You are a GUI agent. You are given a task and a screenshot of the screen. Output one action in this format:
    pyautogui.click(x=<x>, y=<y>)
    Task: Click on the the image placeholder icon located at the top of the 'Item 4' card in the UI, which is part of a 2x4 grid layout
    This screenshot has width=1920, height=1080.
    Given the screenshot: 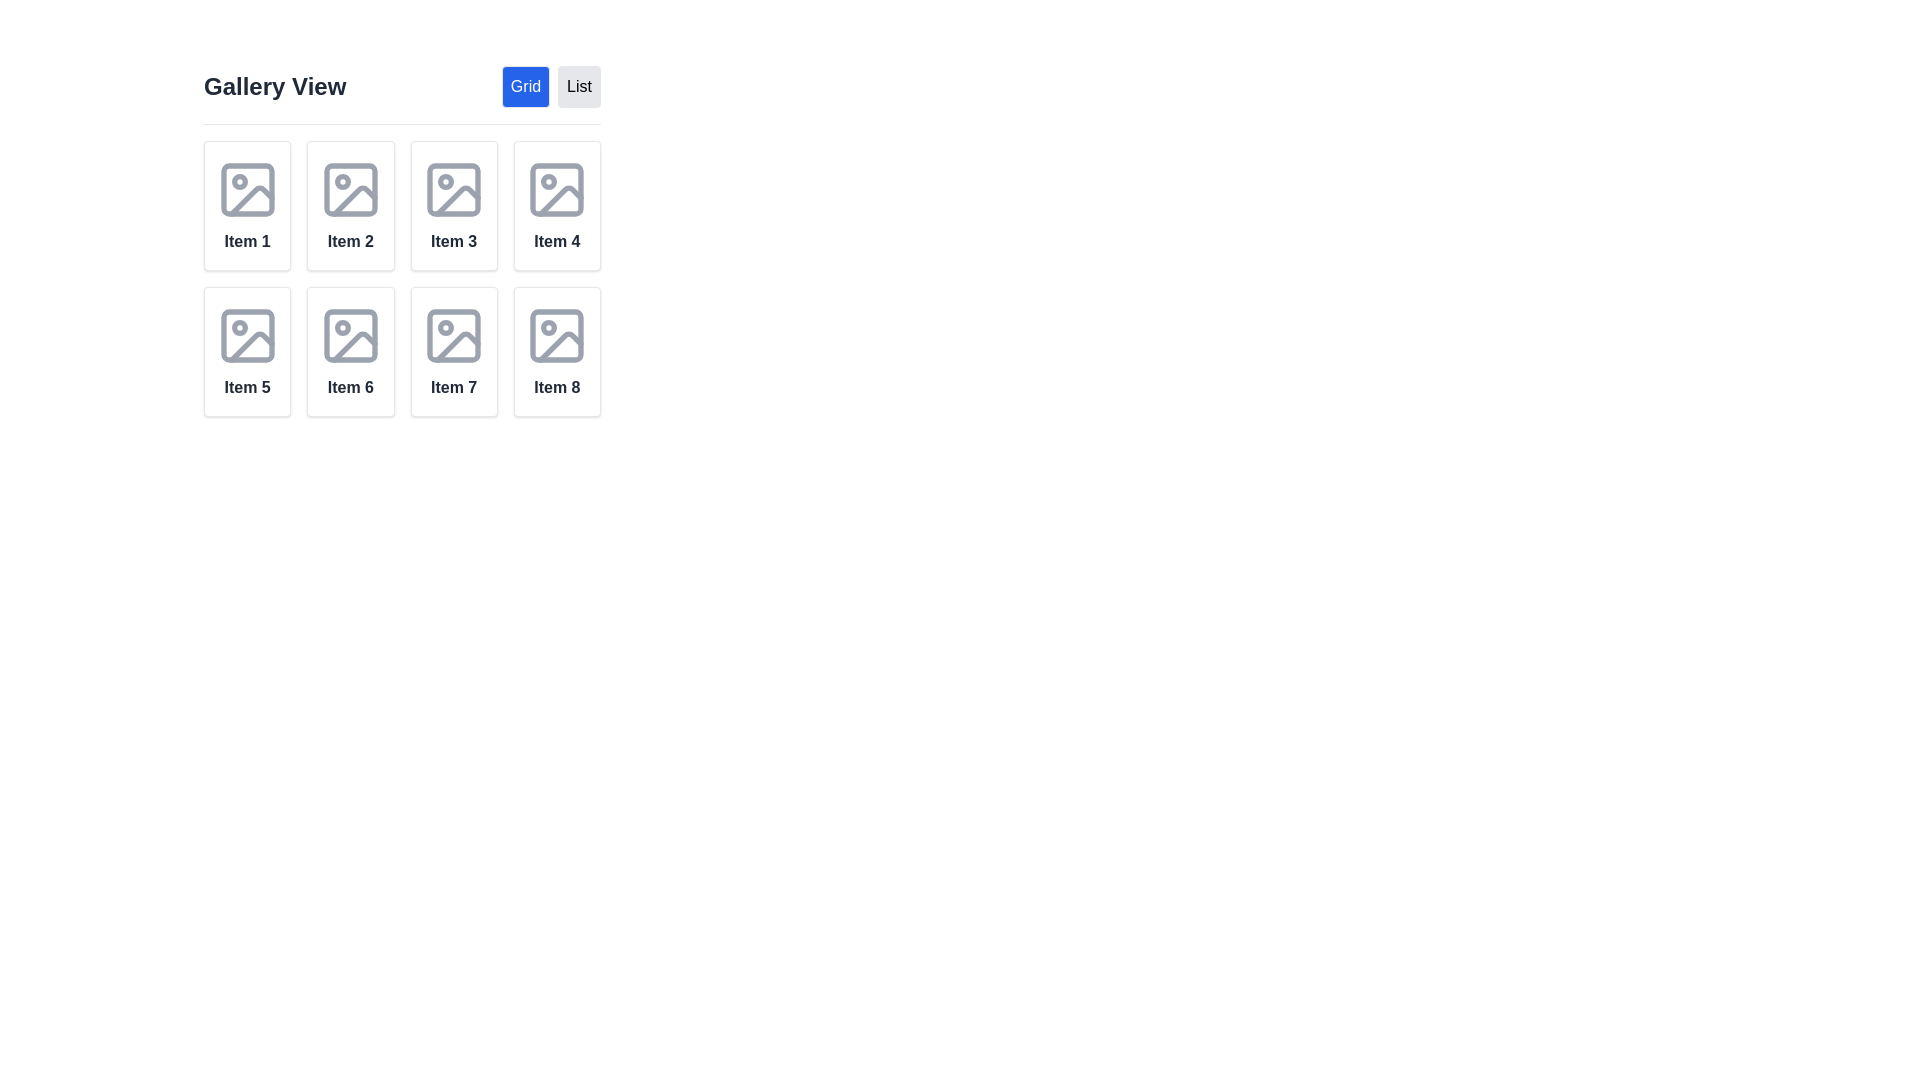 What is the action you would take?
    pyautogui.click(x=557, y=189)
    